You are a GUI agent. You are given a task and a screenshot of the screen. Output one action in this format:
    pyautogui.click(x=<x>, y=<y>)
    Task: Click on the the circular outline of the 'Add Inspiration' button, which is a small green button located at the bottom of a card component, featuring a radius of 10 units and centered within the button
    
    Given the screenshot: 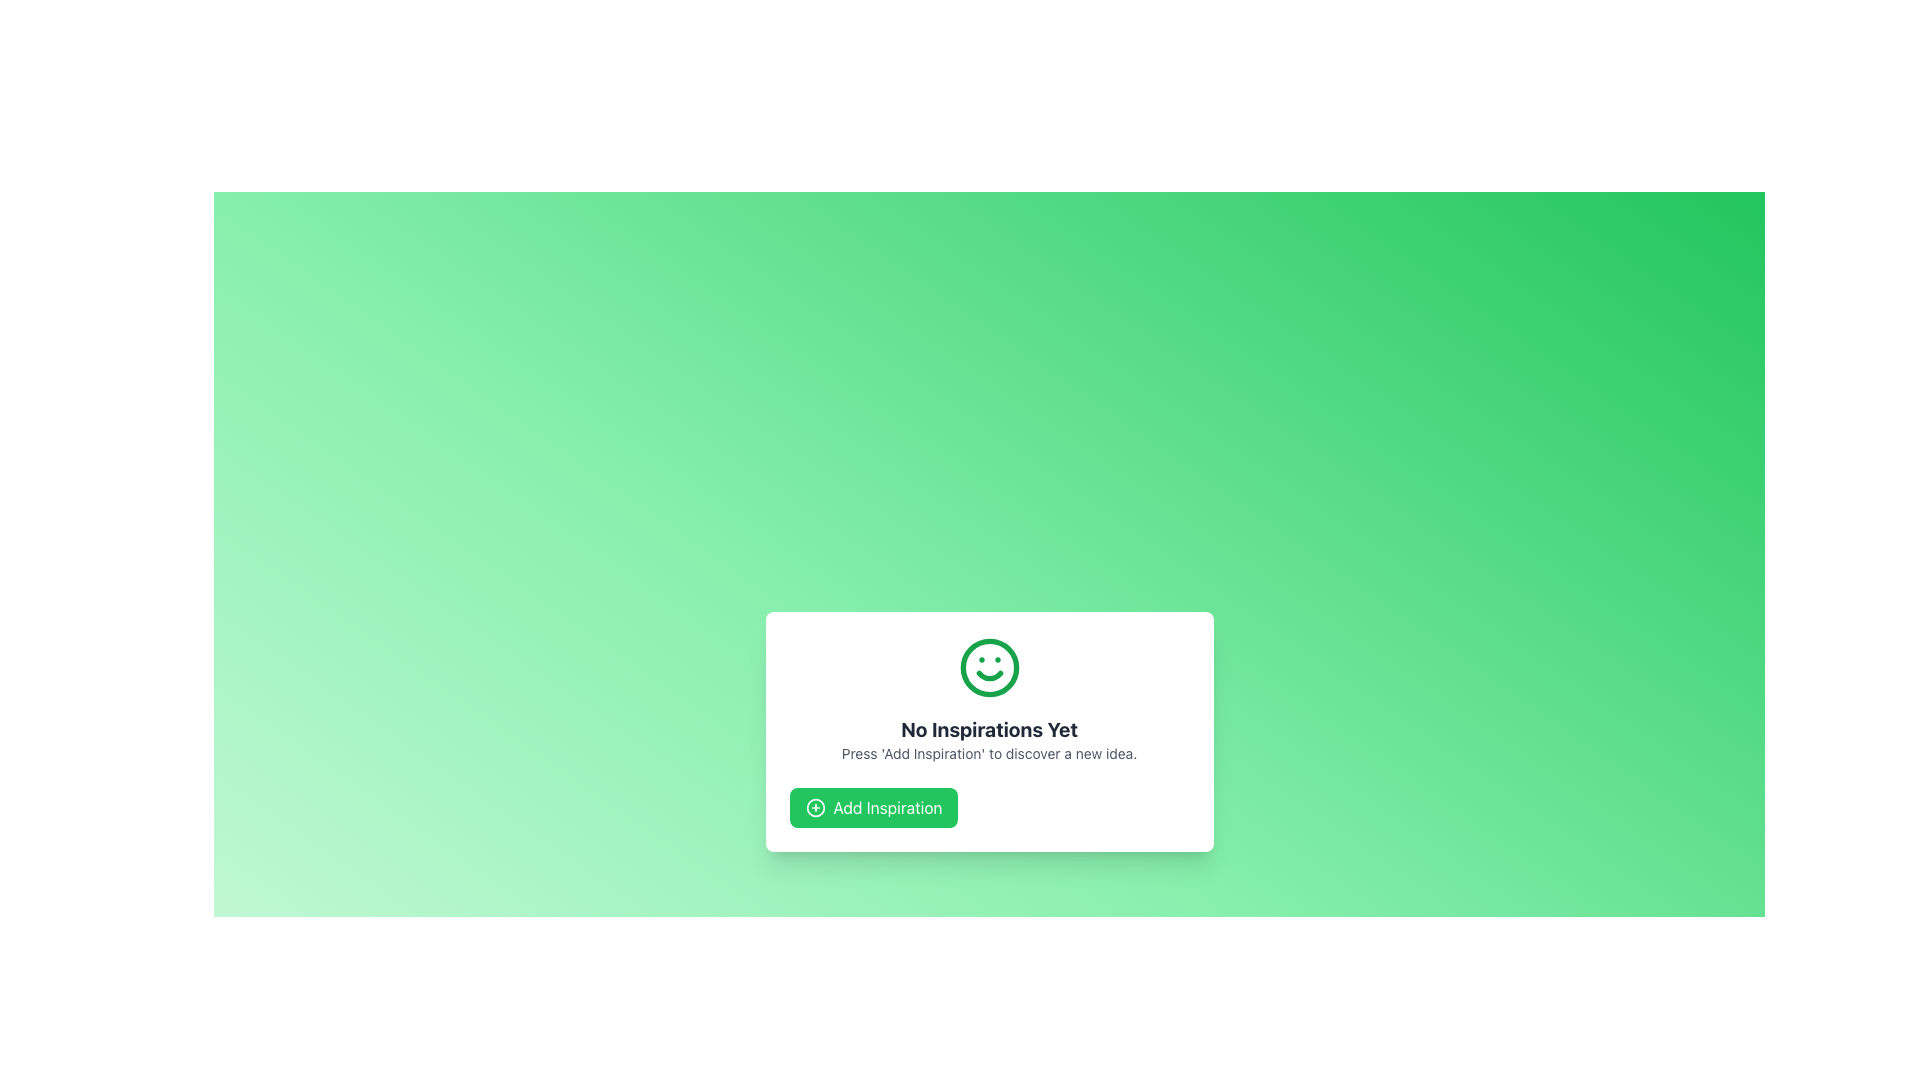 What is the action you would take?
    pyautogui.click(x=815, y=806)
    